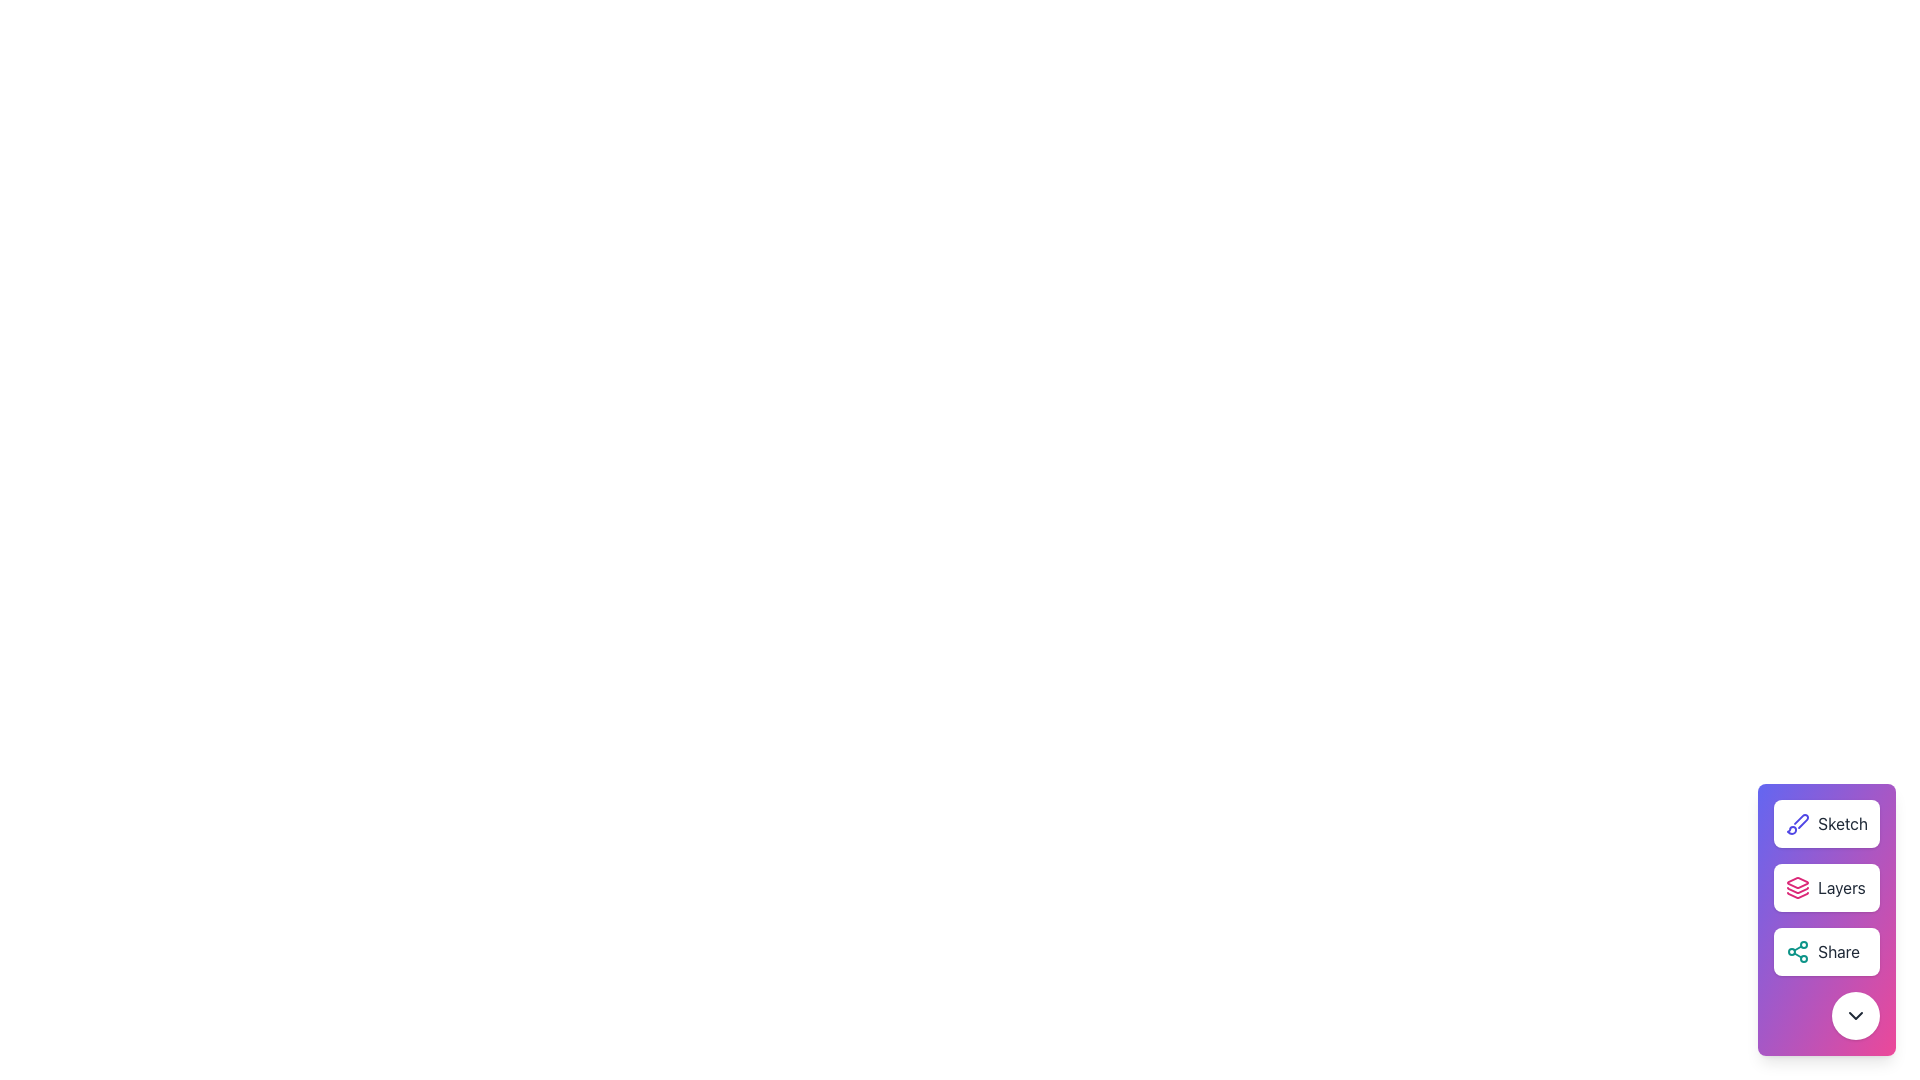 This screenshot has height=1080, width=1920. Describe the element at coordinates (1798, 894) in the screenshot. I see `the pink-colored polygon that is the bottom layer of the layered icon in the 'Layers' button located in the bottom-right corner of the interface` at that location.